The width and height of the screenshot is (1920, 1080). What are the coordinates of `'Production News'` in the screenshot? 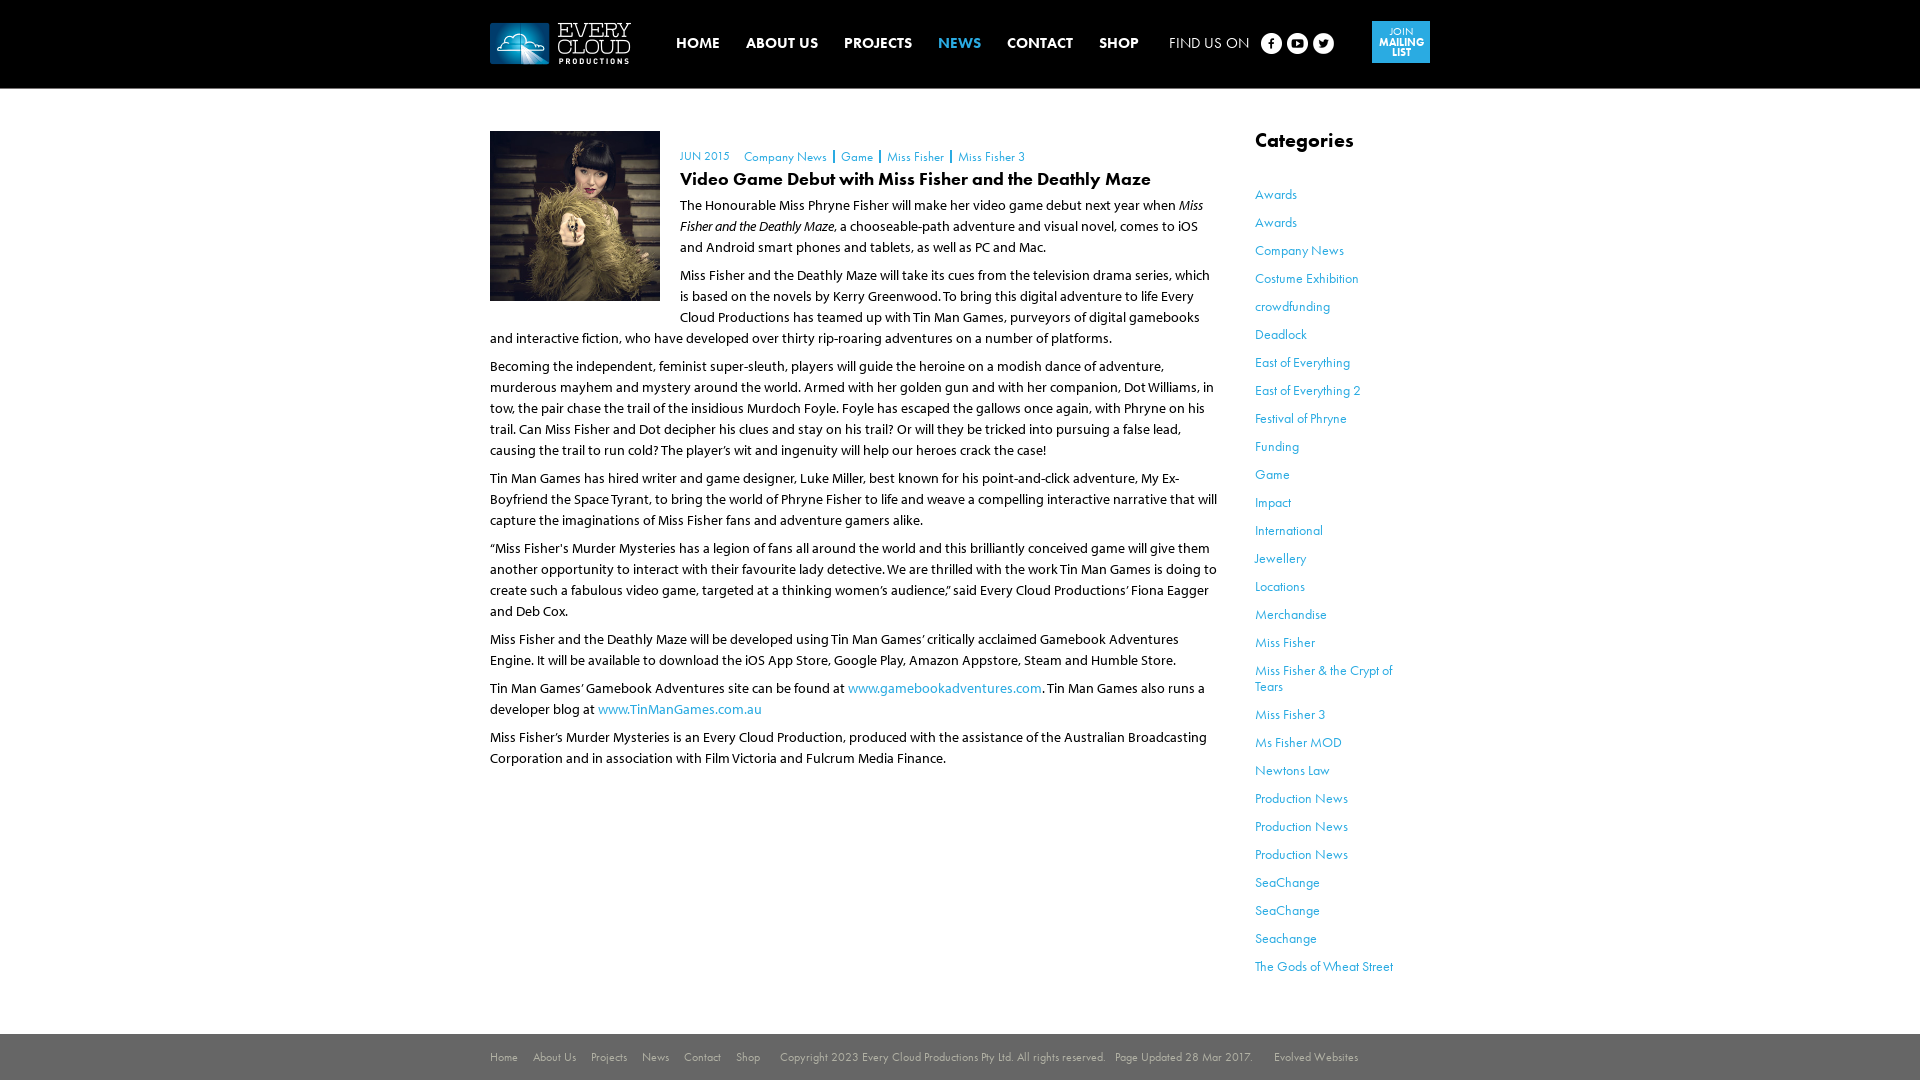 It's located at (1253, 797).